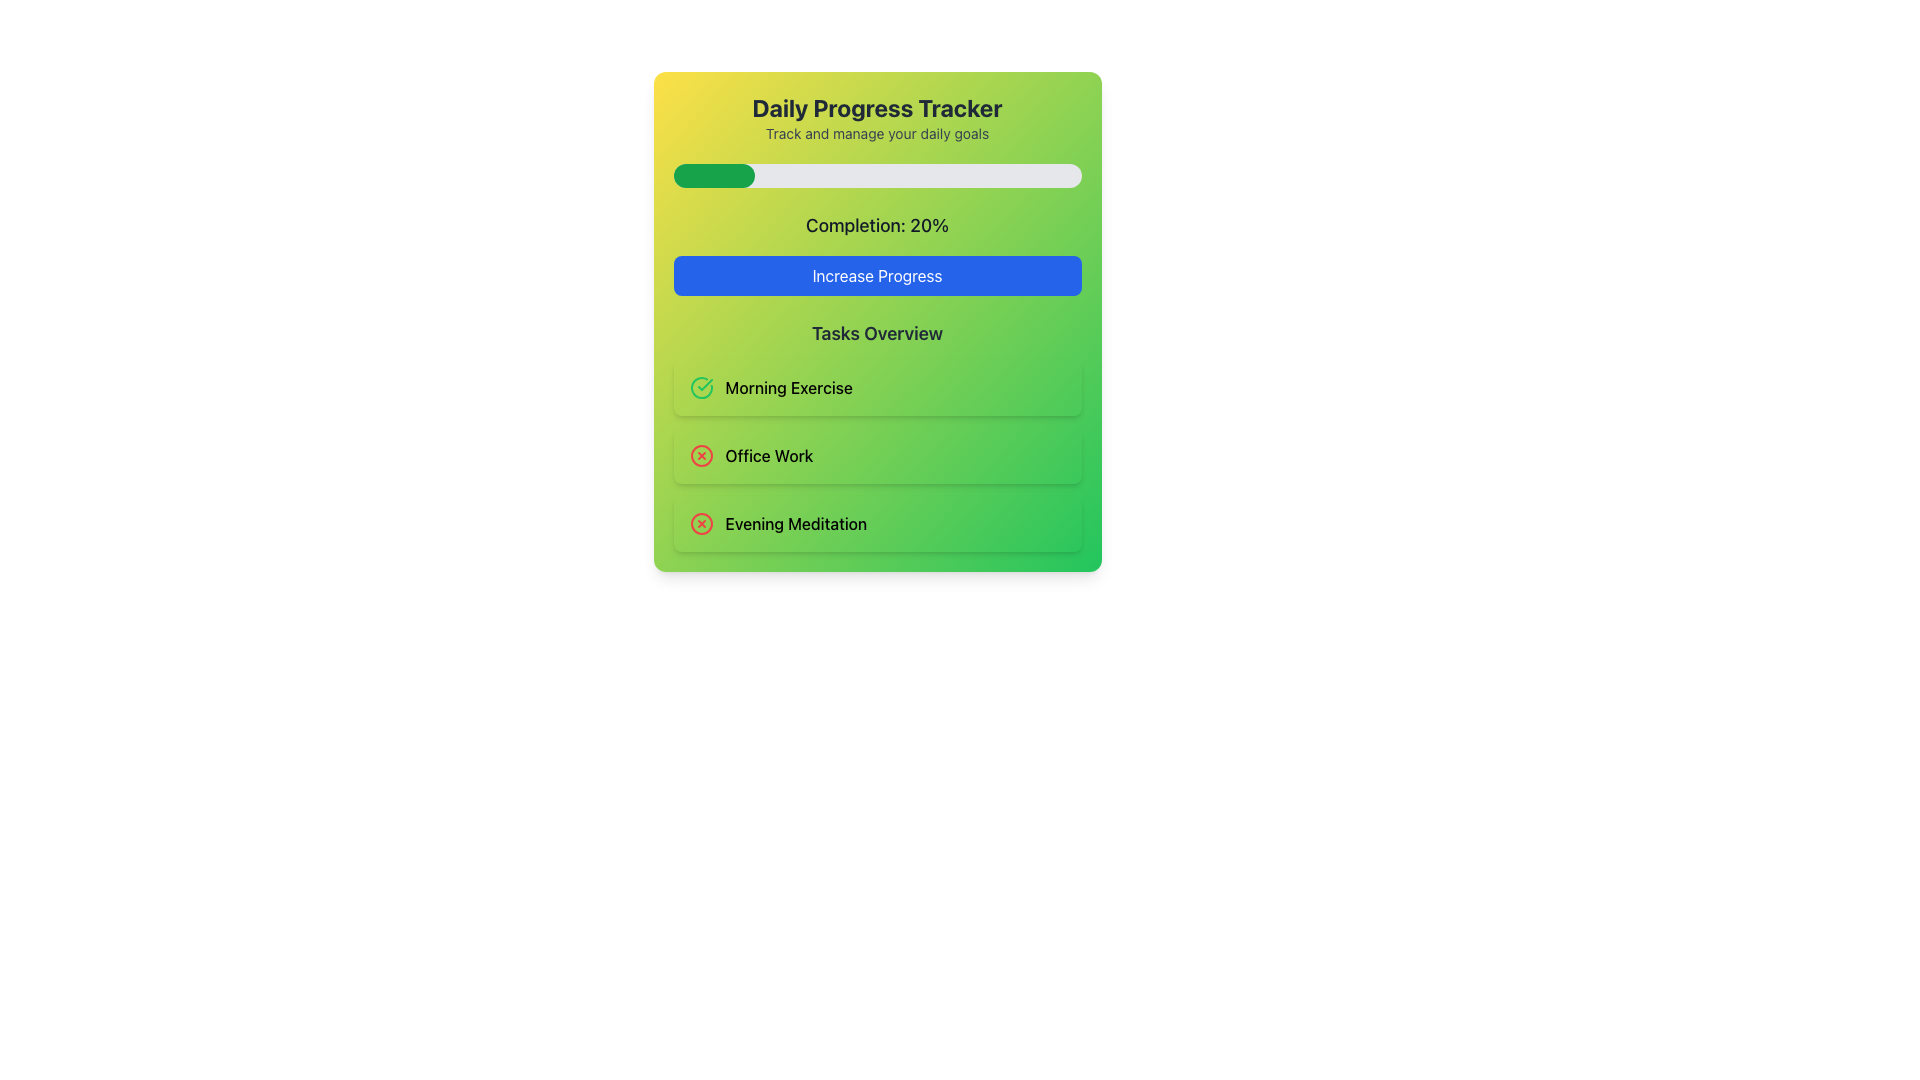 This screenshot has height=1080, width=1920. Describe the element at coordinates (877, 455) in the screenshot. I see `the 'Office Work' task item, which has a red circular cross icon indicating an uncompleted status` at that location.